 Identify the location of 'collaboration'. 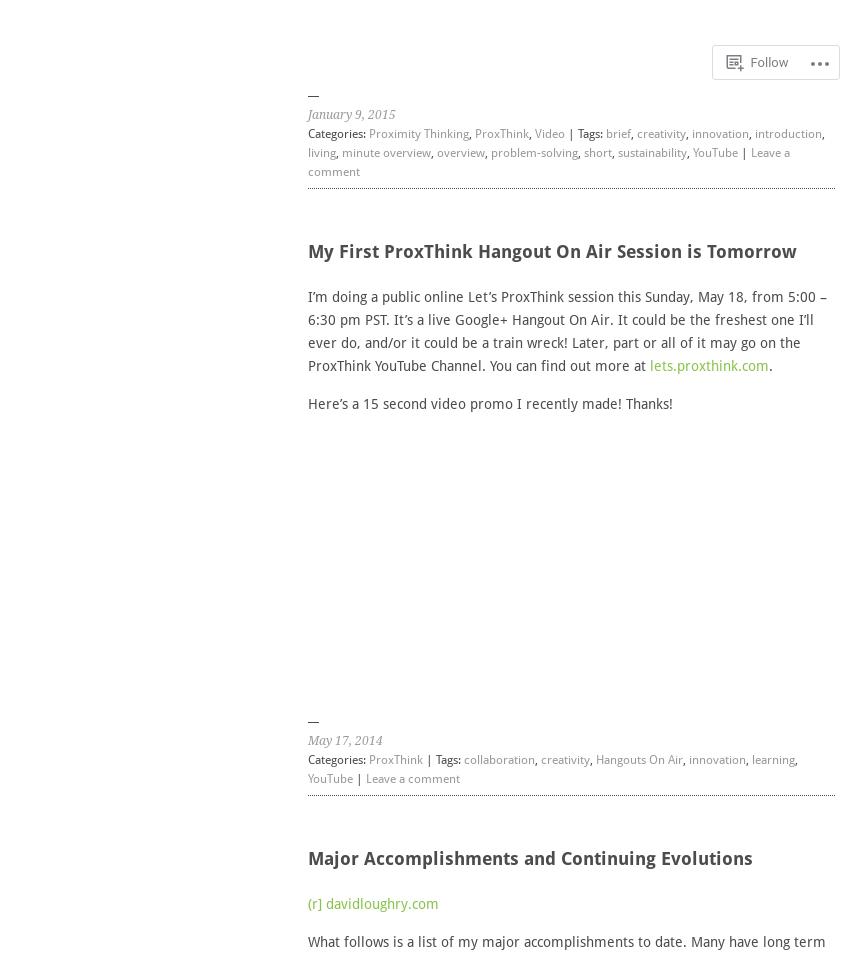
(498, 758).